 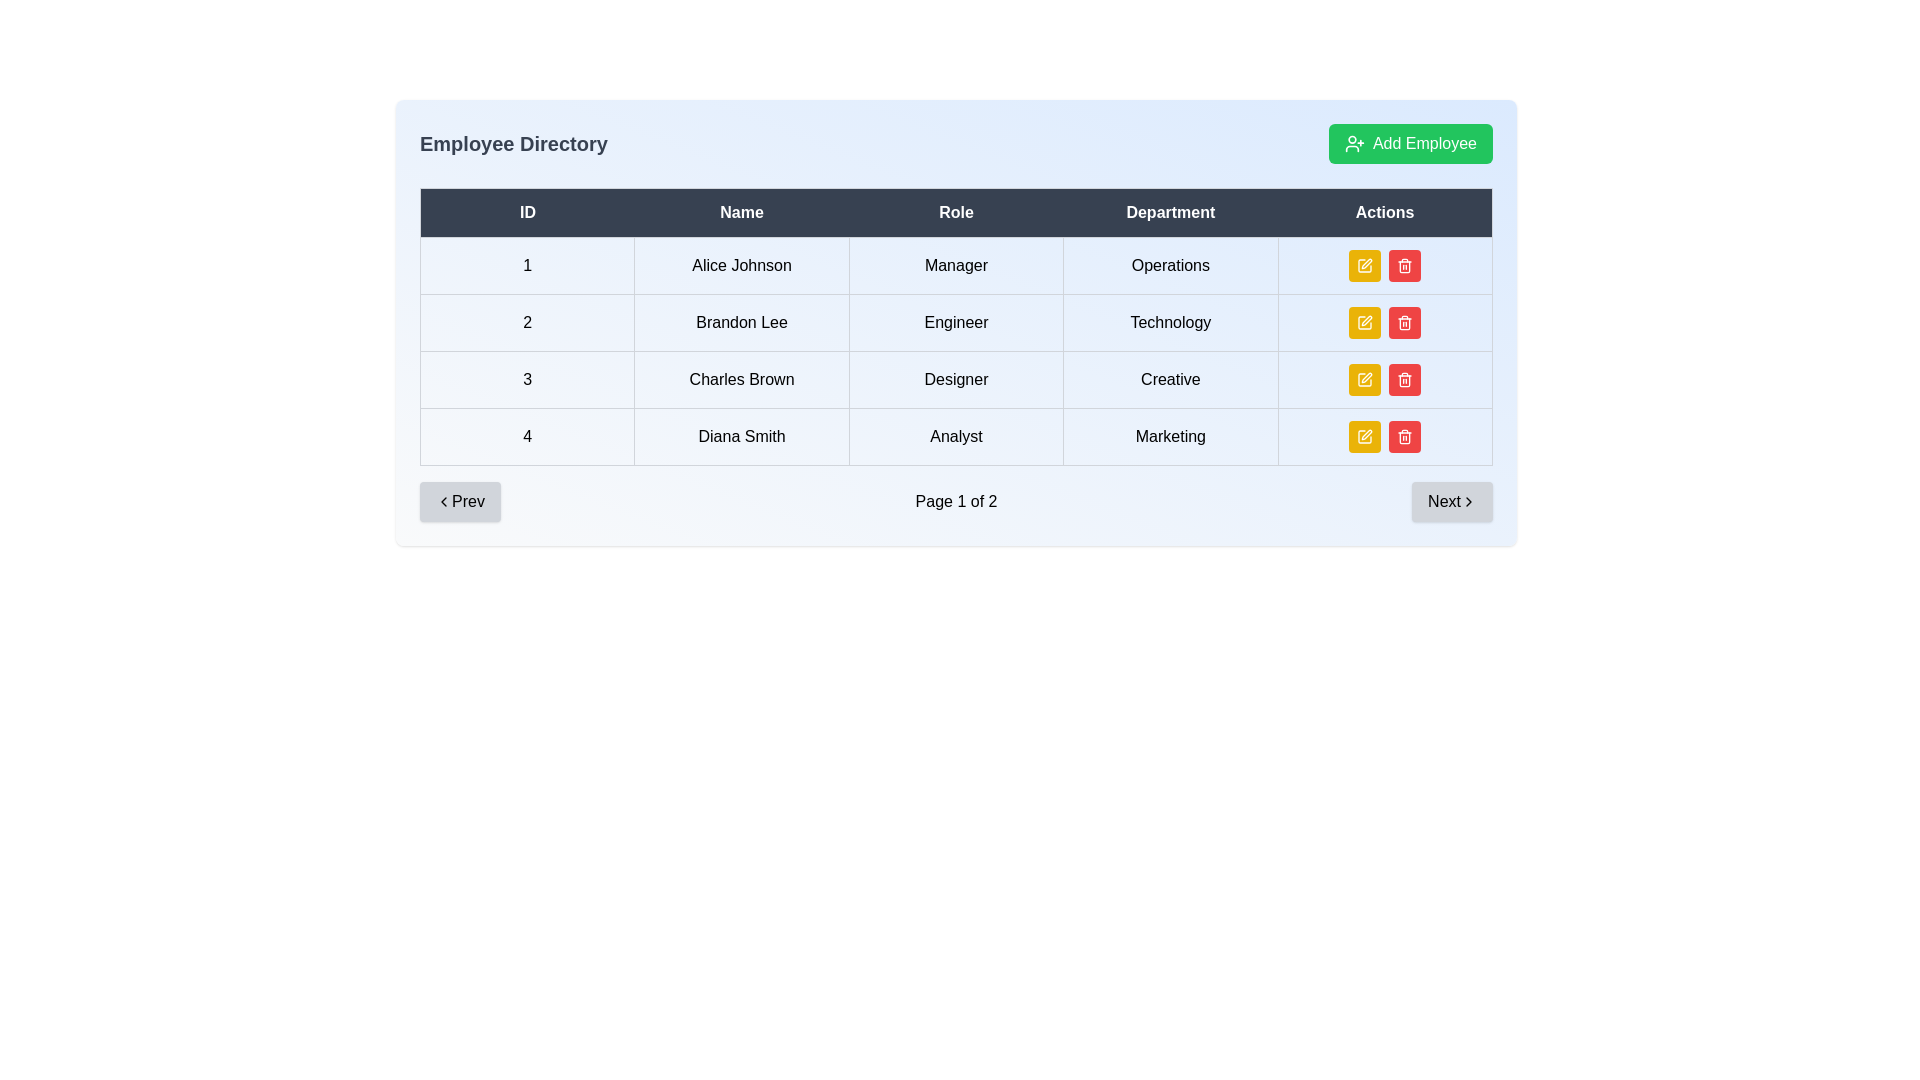 What do you see at coordinates (1364, 380) in the screenshot?
I see `the yellow rectangular button with rounded edges containing a white pen icon in the 'Actions' column of the fourth row to initiate an edit action` at bounding box center [1364, 380].